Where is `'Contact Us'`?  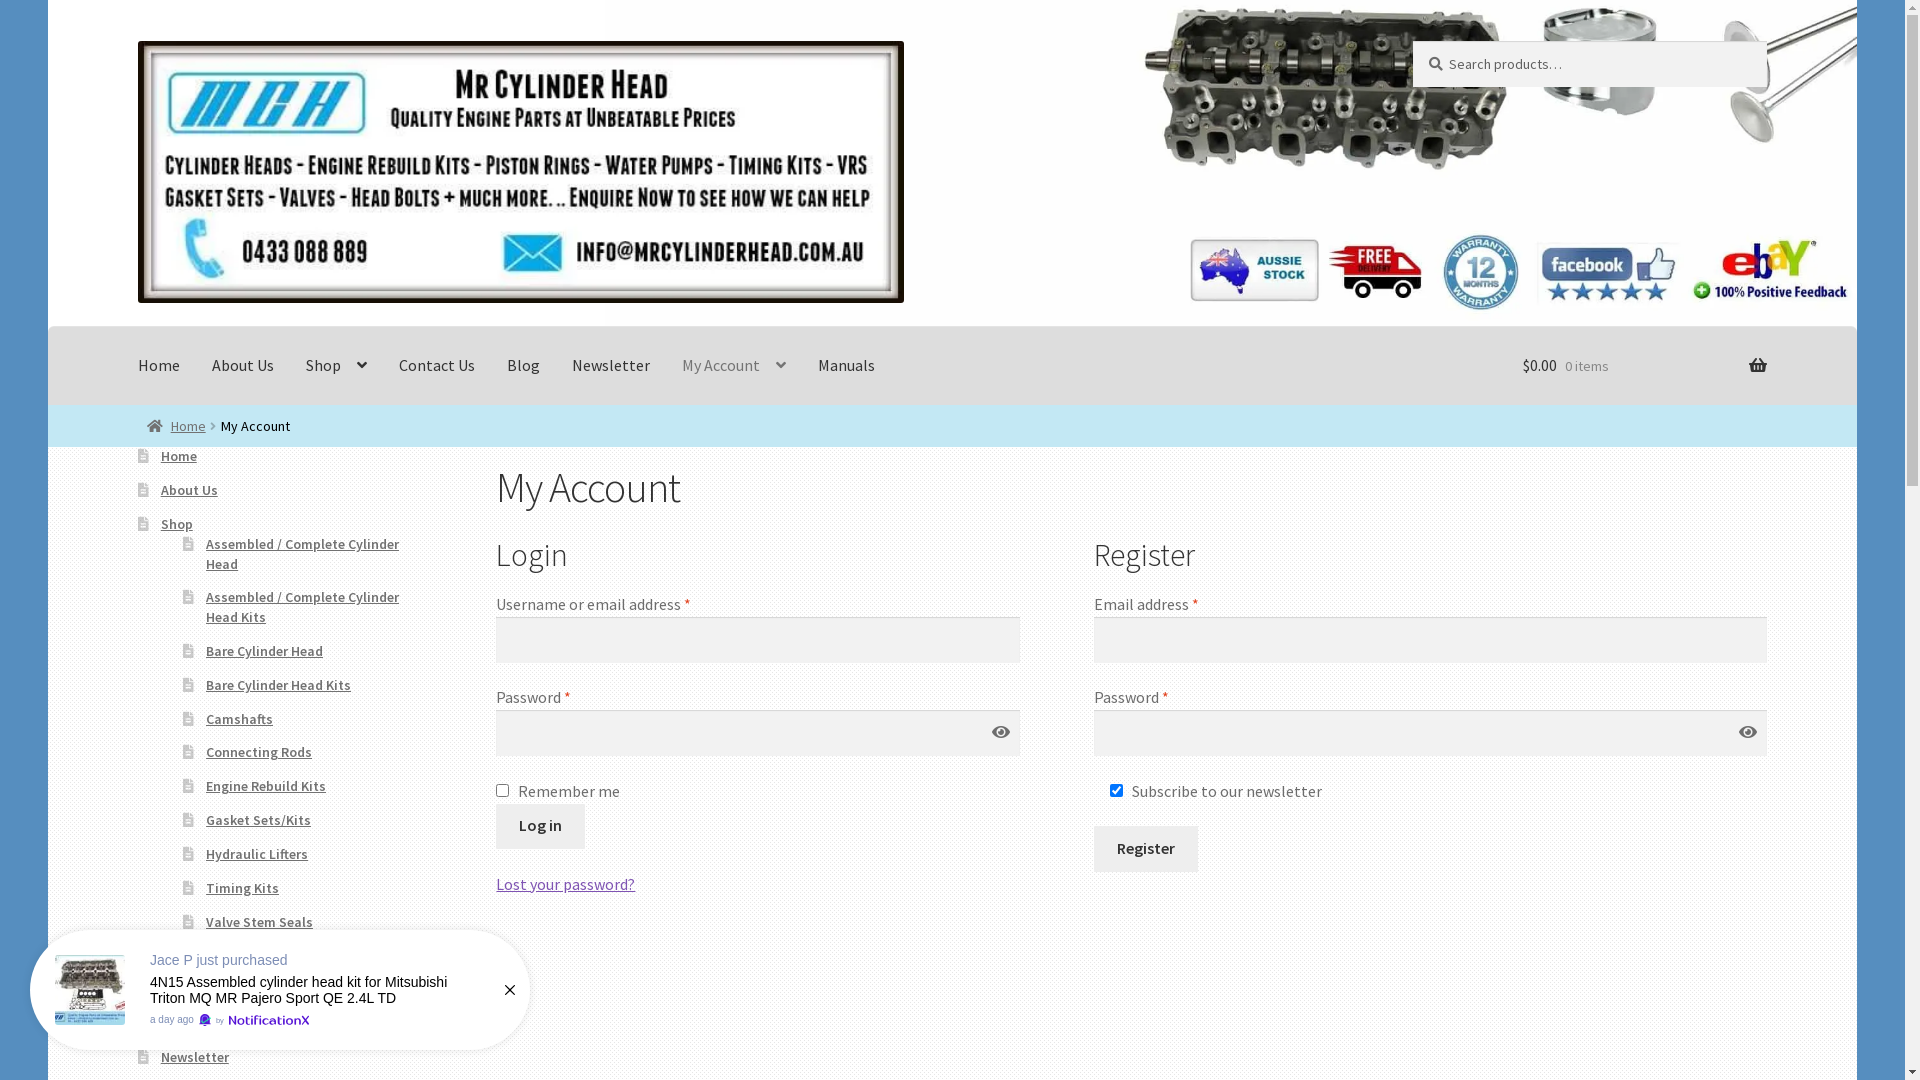 'Contact Us' is located at coordinates (435, 365).